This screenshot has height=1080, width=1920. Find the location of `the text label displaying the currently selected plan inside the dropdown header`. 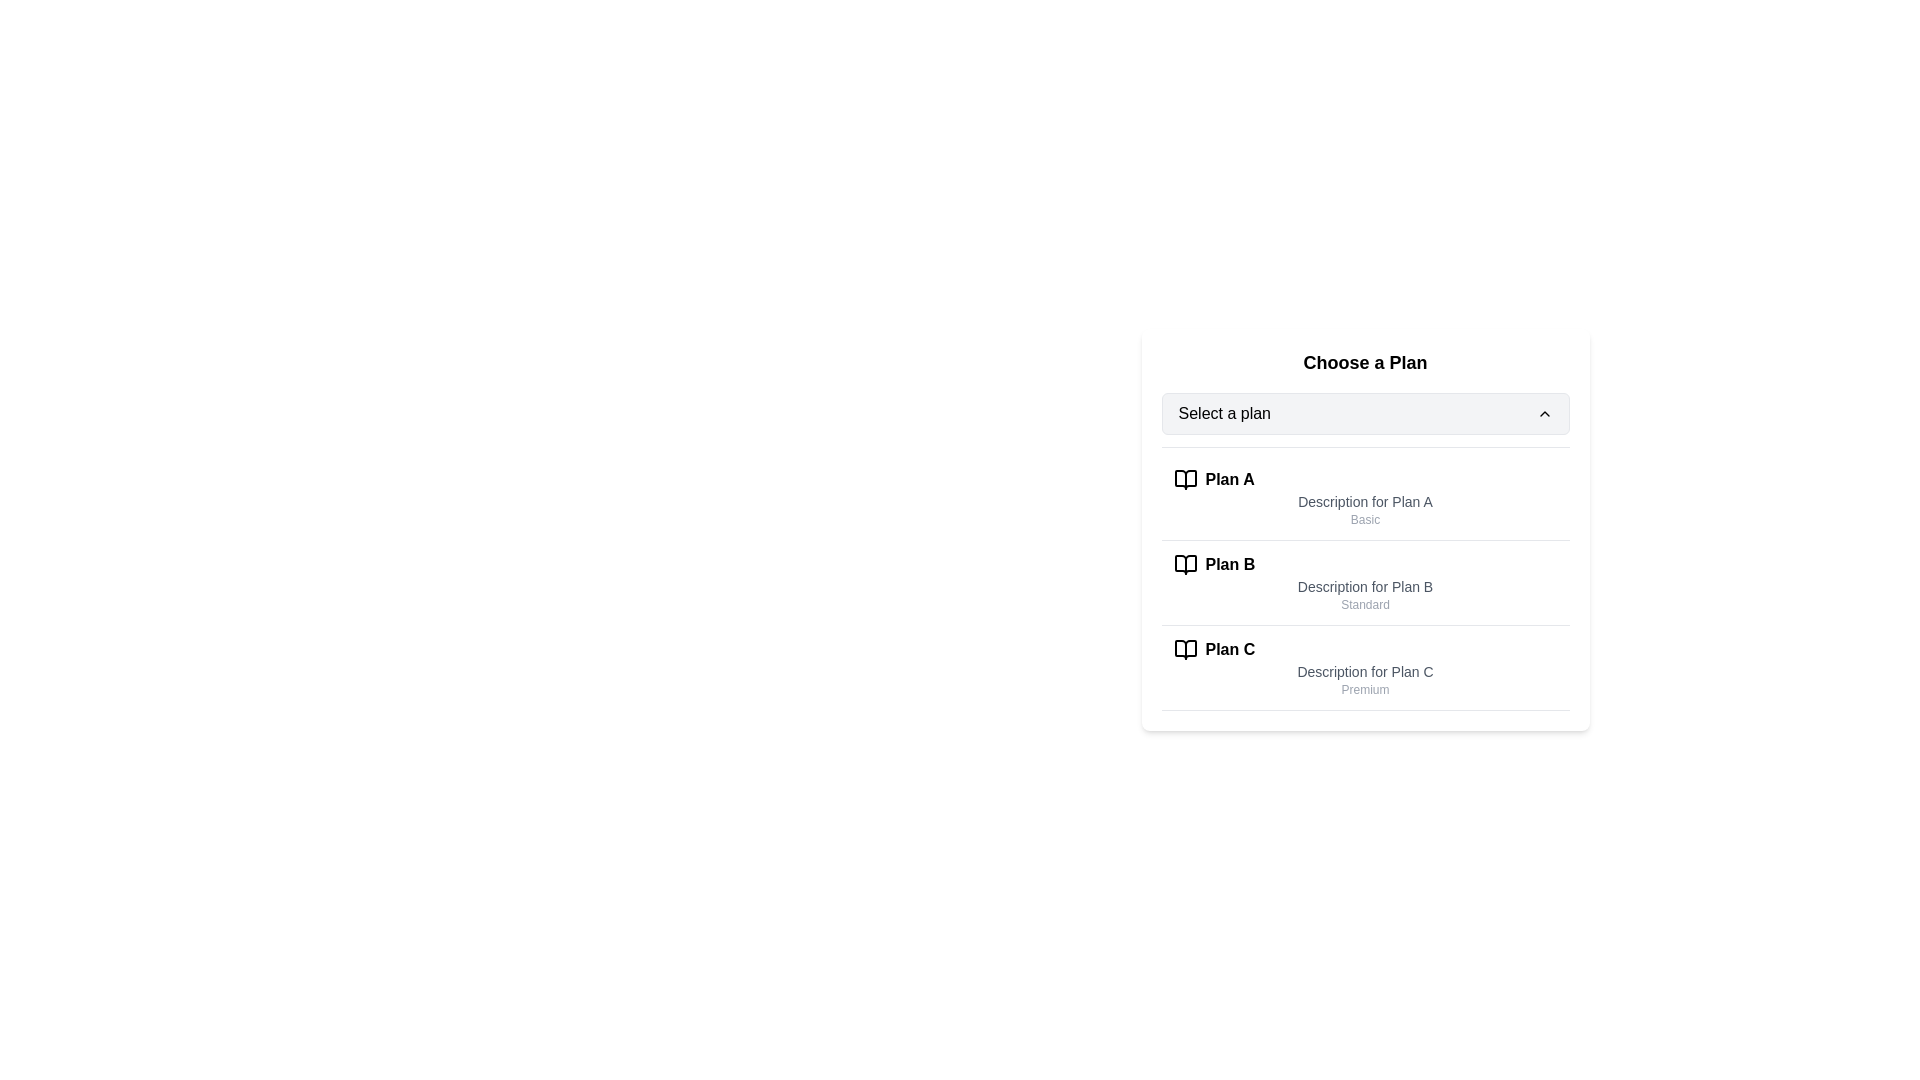

the text label displaying the currently selected plan inside the dropdown header is located at coordinates (1223, 412).